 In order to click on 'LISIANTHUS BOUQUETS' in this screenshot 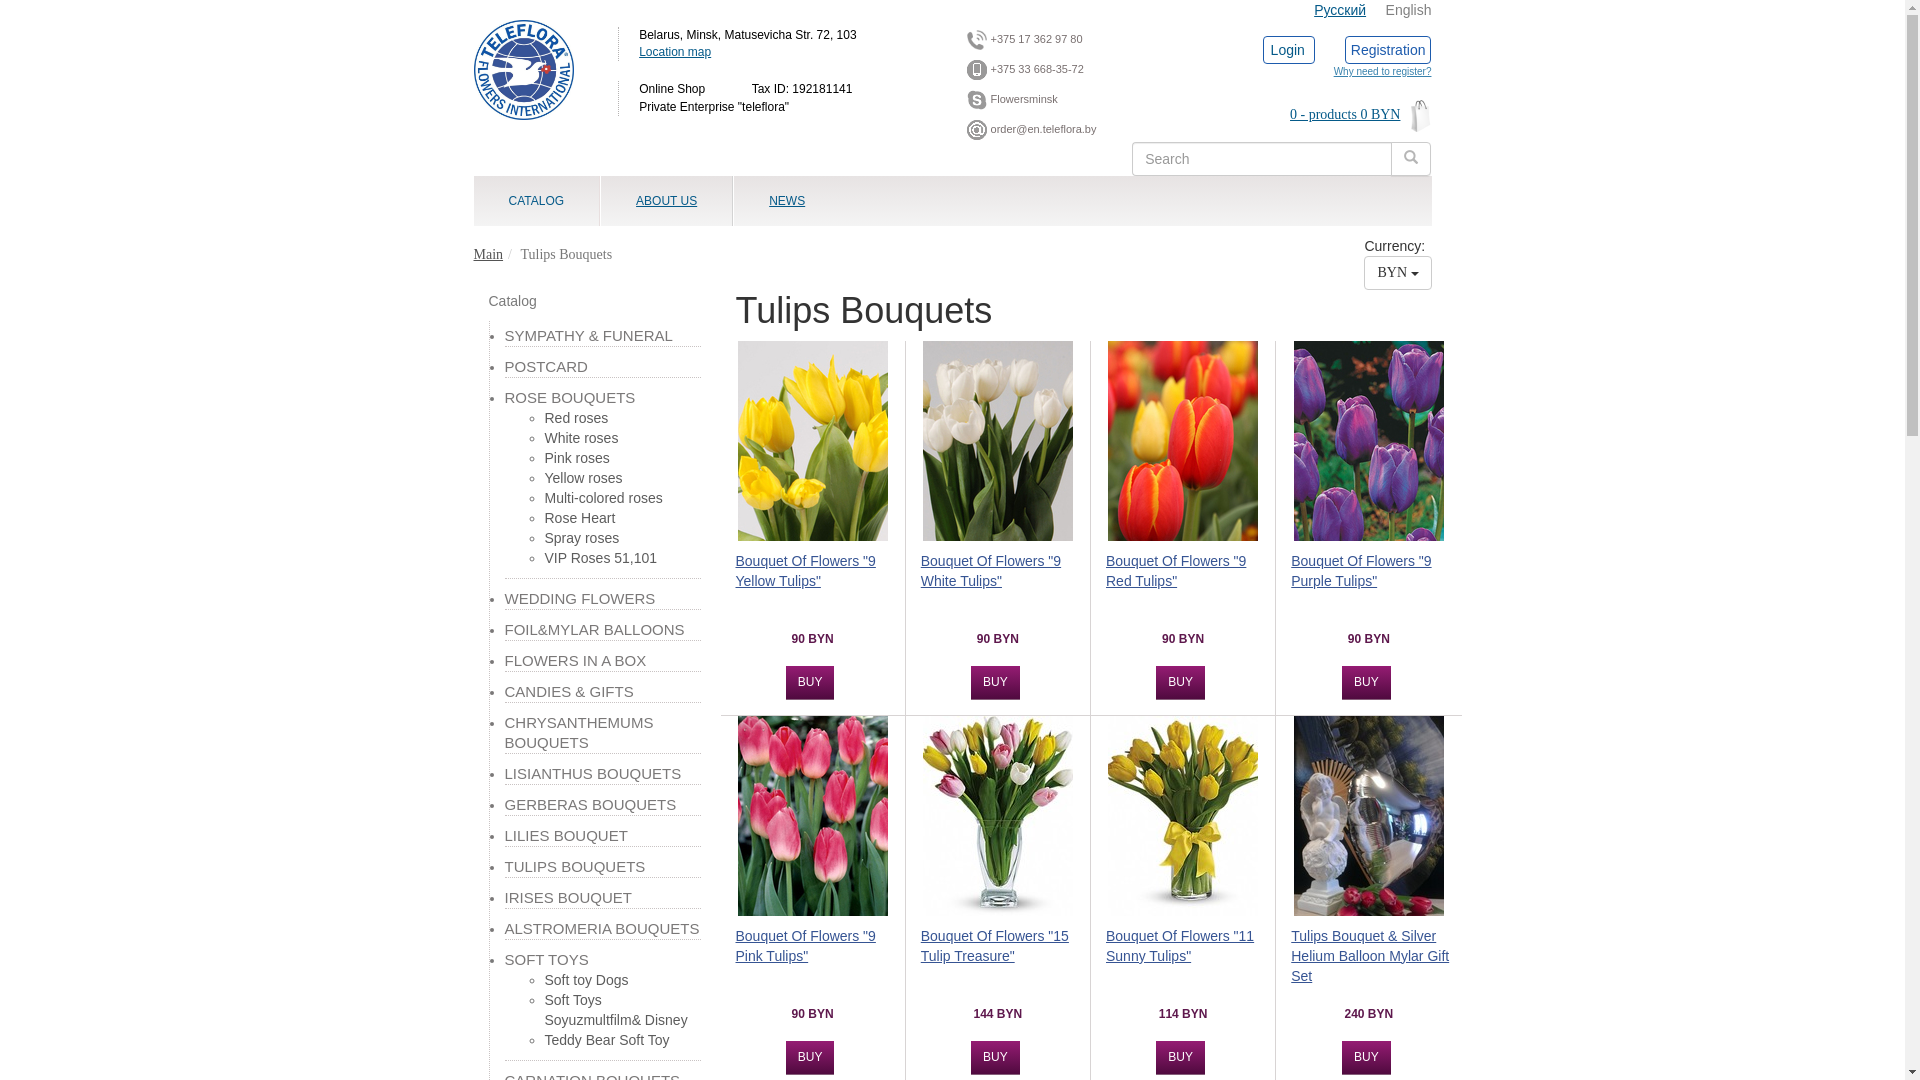, I will do `click(504, 772)`.